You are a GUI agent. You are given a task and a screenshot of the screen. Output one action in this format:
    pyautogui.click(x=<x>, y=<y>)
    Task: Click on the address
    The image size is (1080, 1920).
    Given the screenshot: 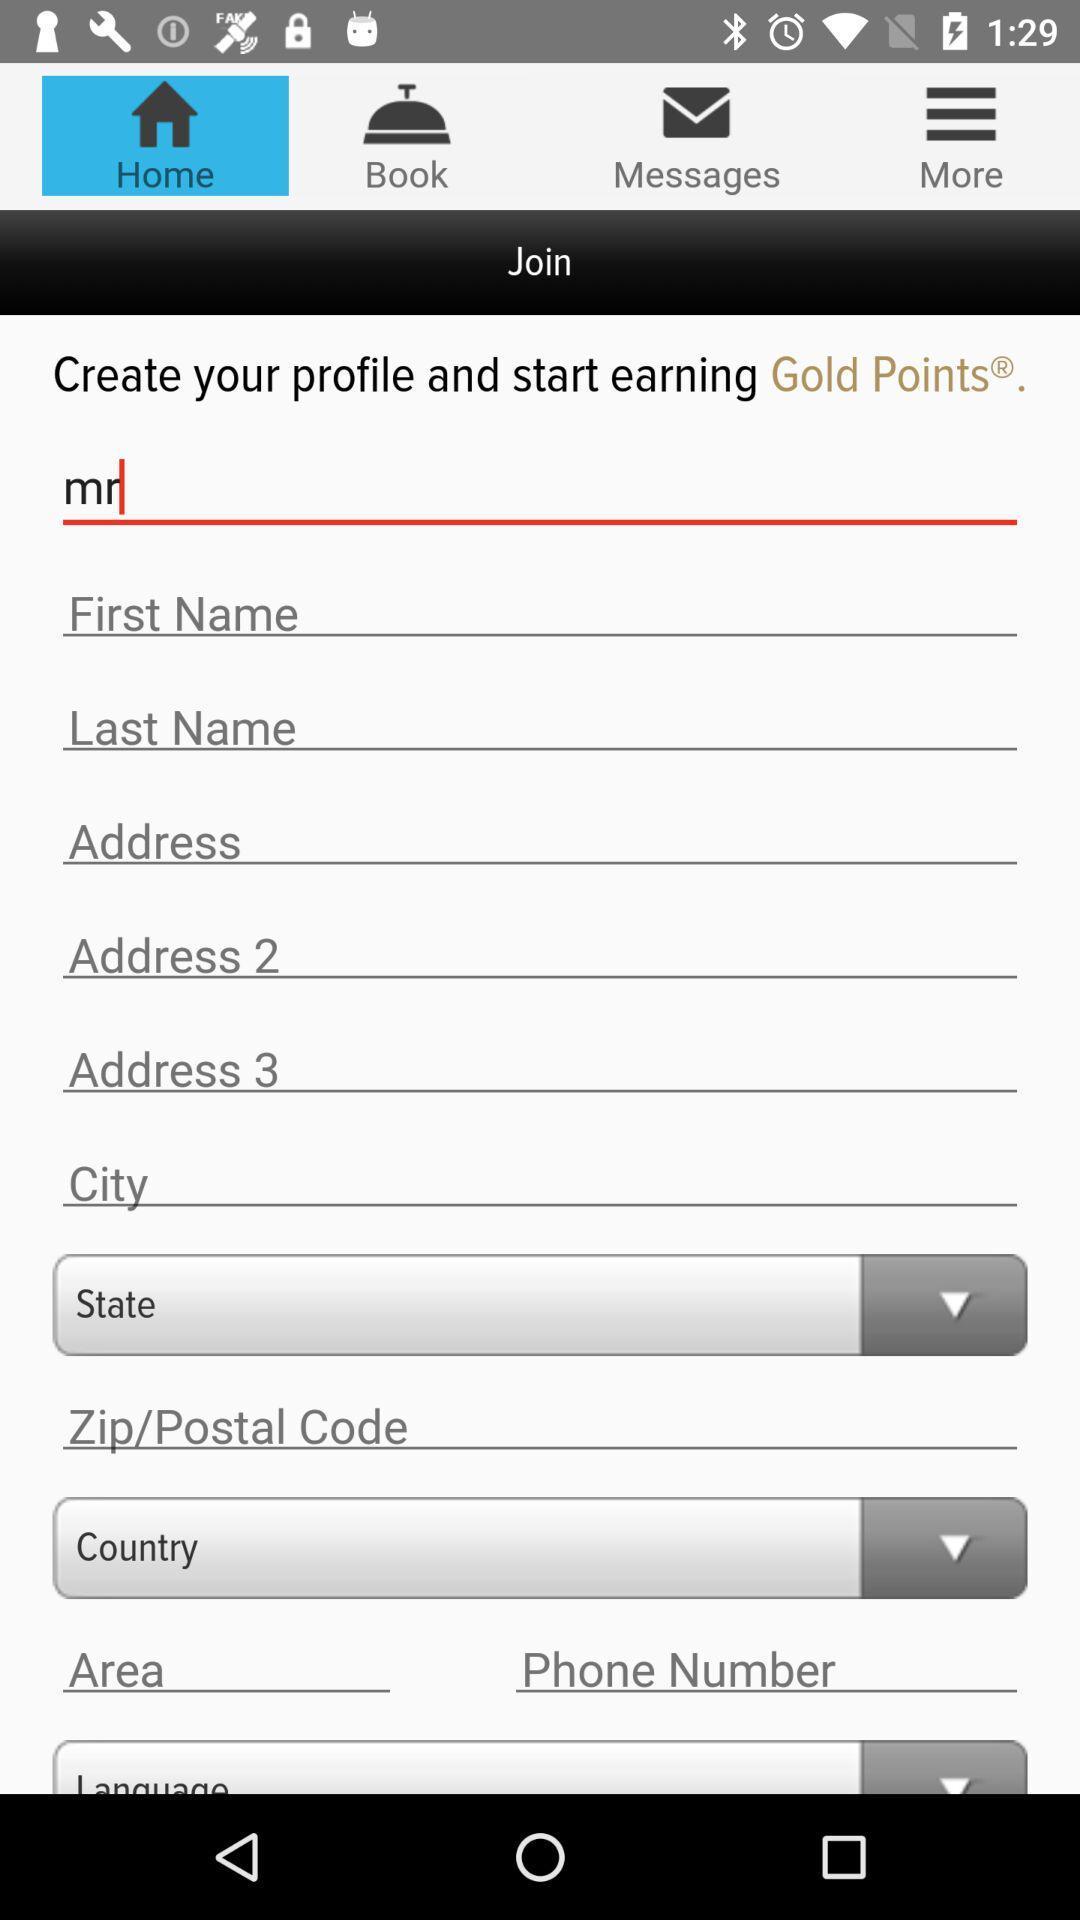 What is the action you would take?
    pyautogui.click(x=540, y=1068)
    